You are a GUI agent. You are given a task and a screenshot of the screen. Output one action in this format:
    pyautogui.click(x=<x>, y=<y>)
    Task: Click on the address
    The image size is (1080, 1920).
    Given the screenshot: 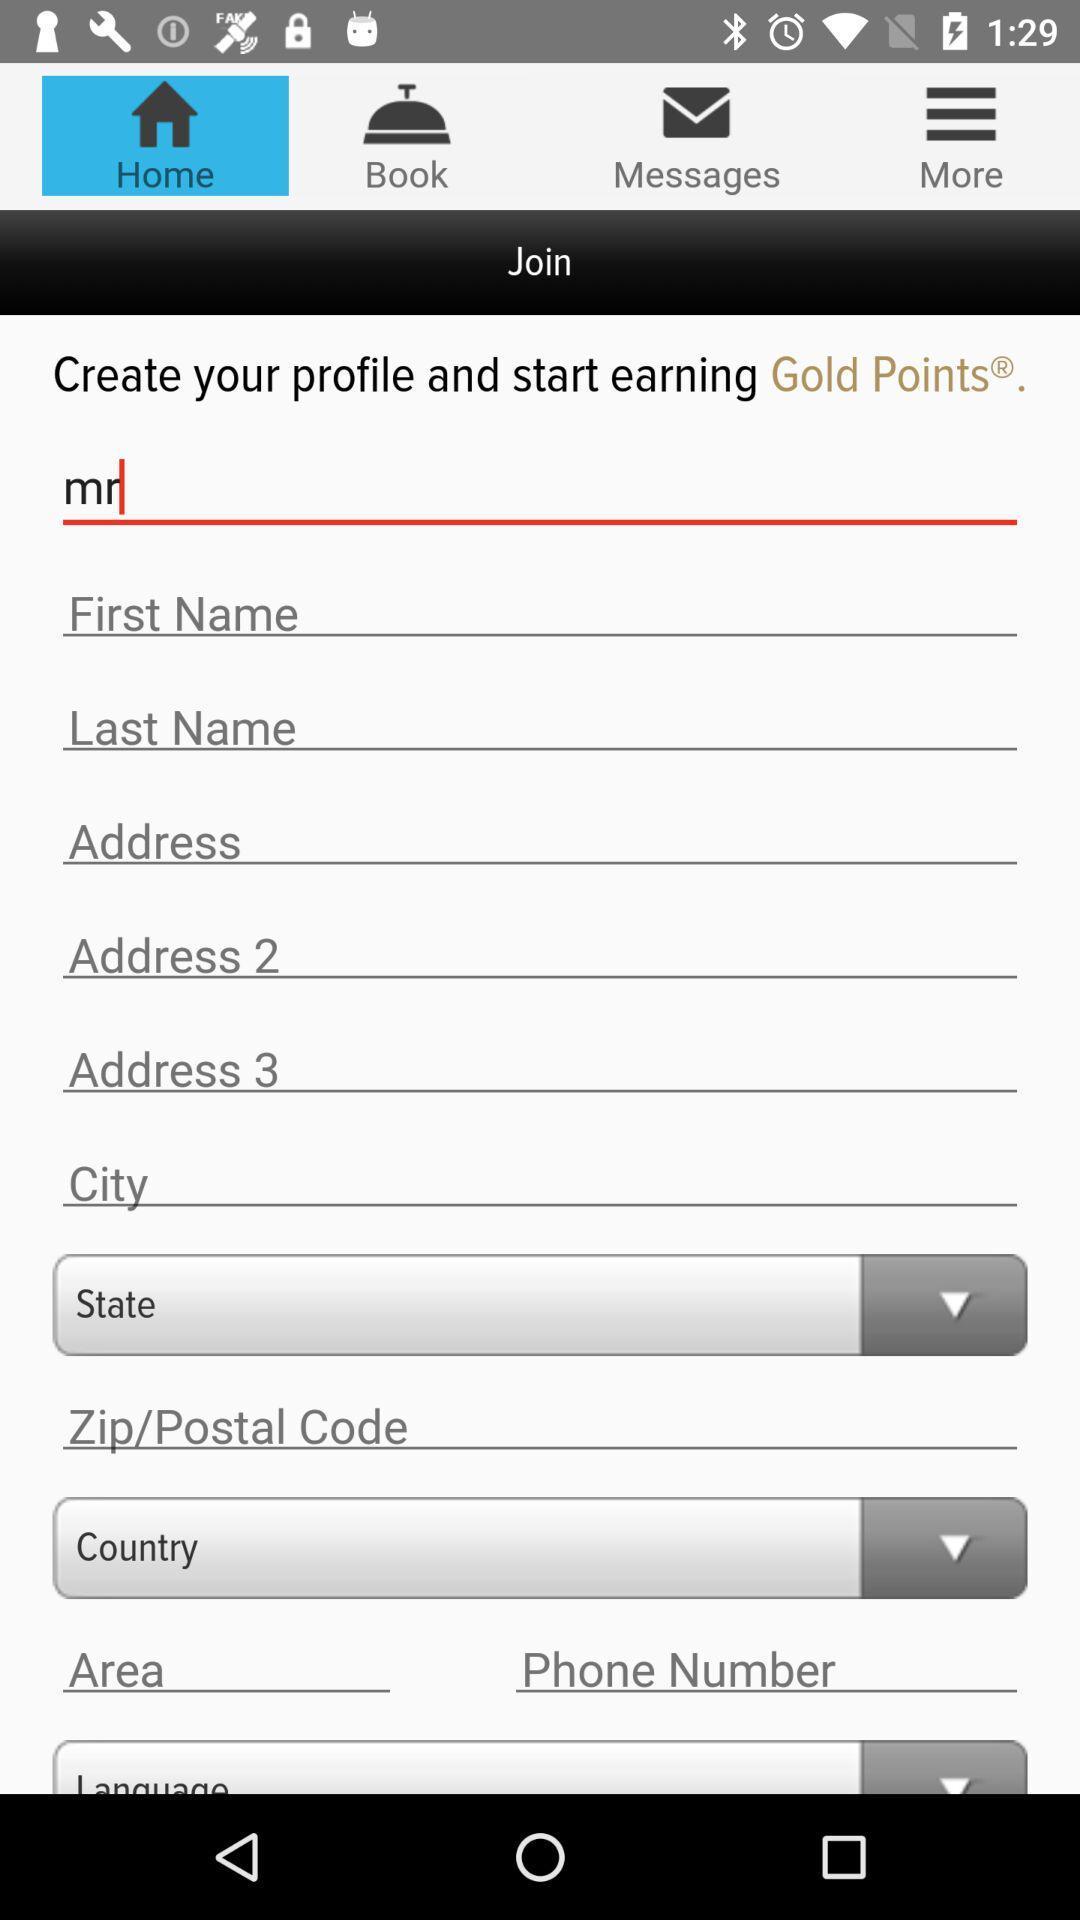 What is the action you would take?
    pyautogui.click(x=540, y=1068)
    